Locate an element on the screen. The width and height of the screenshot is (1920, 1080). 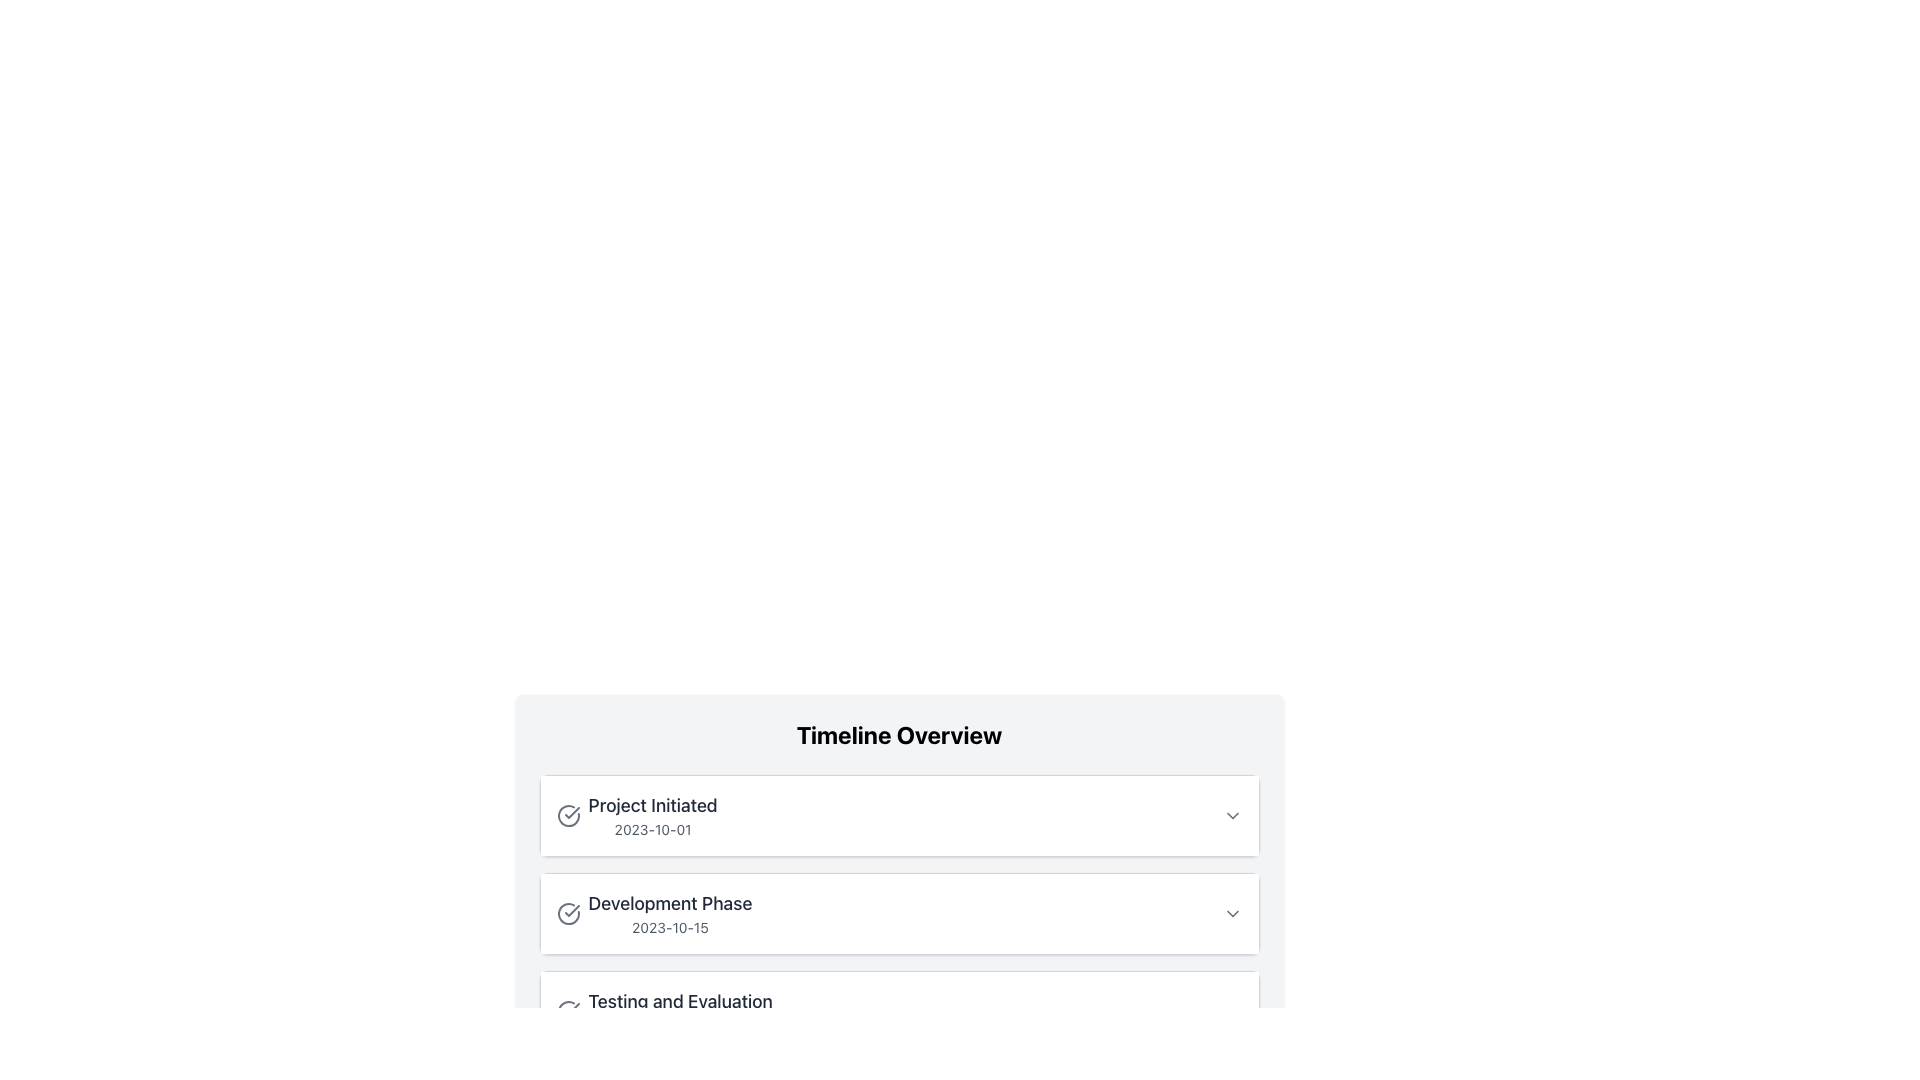
the checkmark icon representing completion status in the 'Timeline Overview' section, which is styled in gray and associated with the 'Development Phase' label is located at coordinates (570, 1009).